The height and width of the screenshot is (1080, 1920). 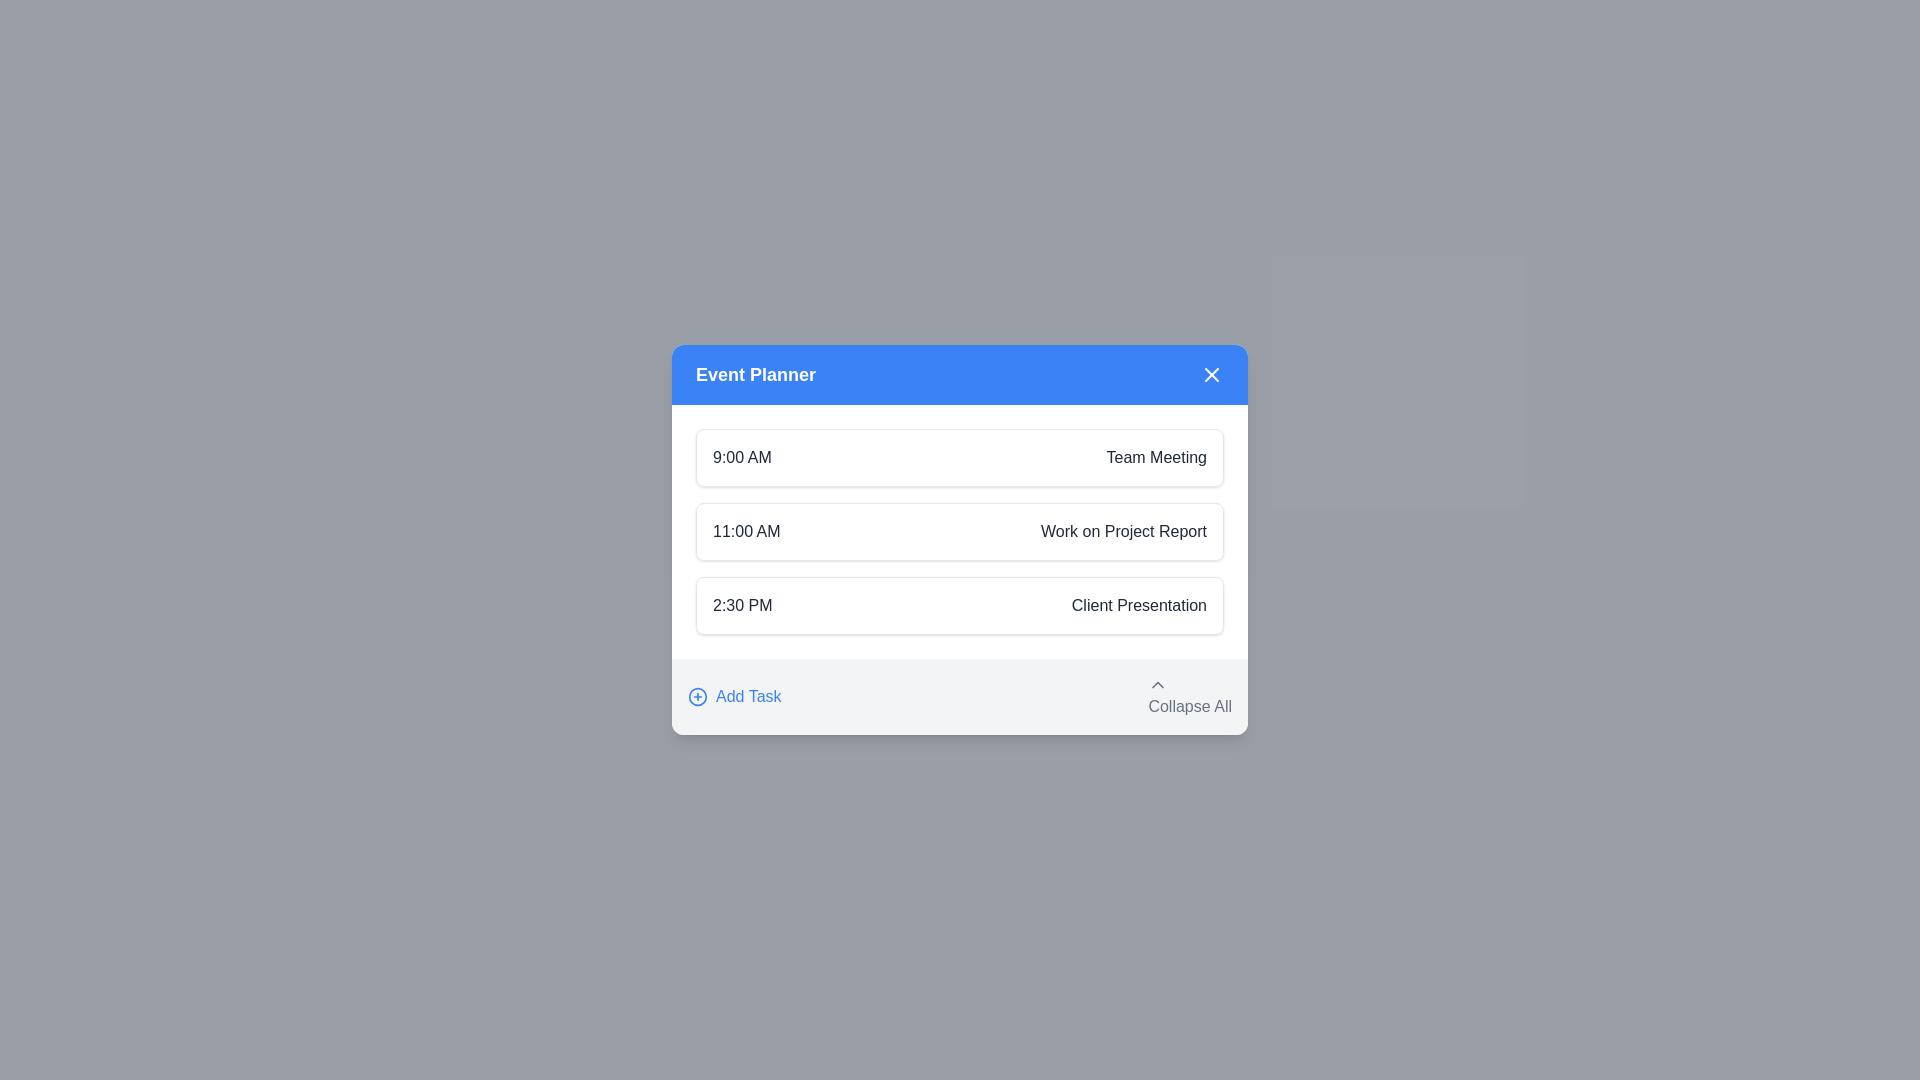 I want to click on the 'Collapse All' button to collapse all tasks in the Event Planner dialog, so click(x=1190, y=696).